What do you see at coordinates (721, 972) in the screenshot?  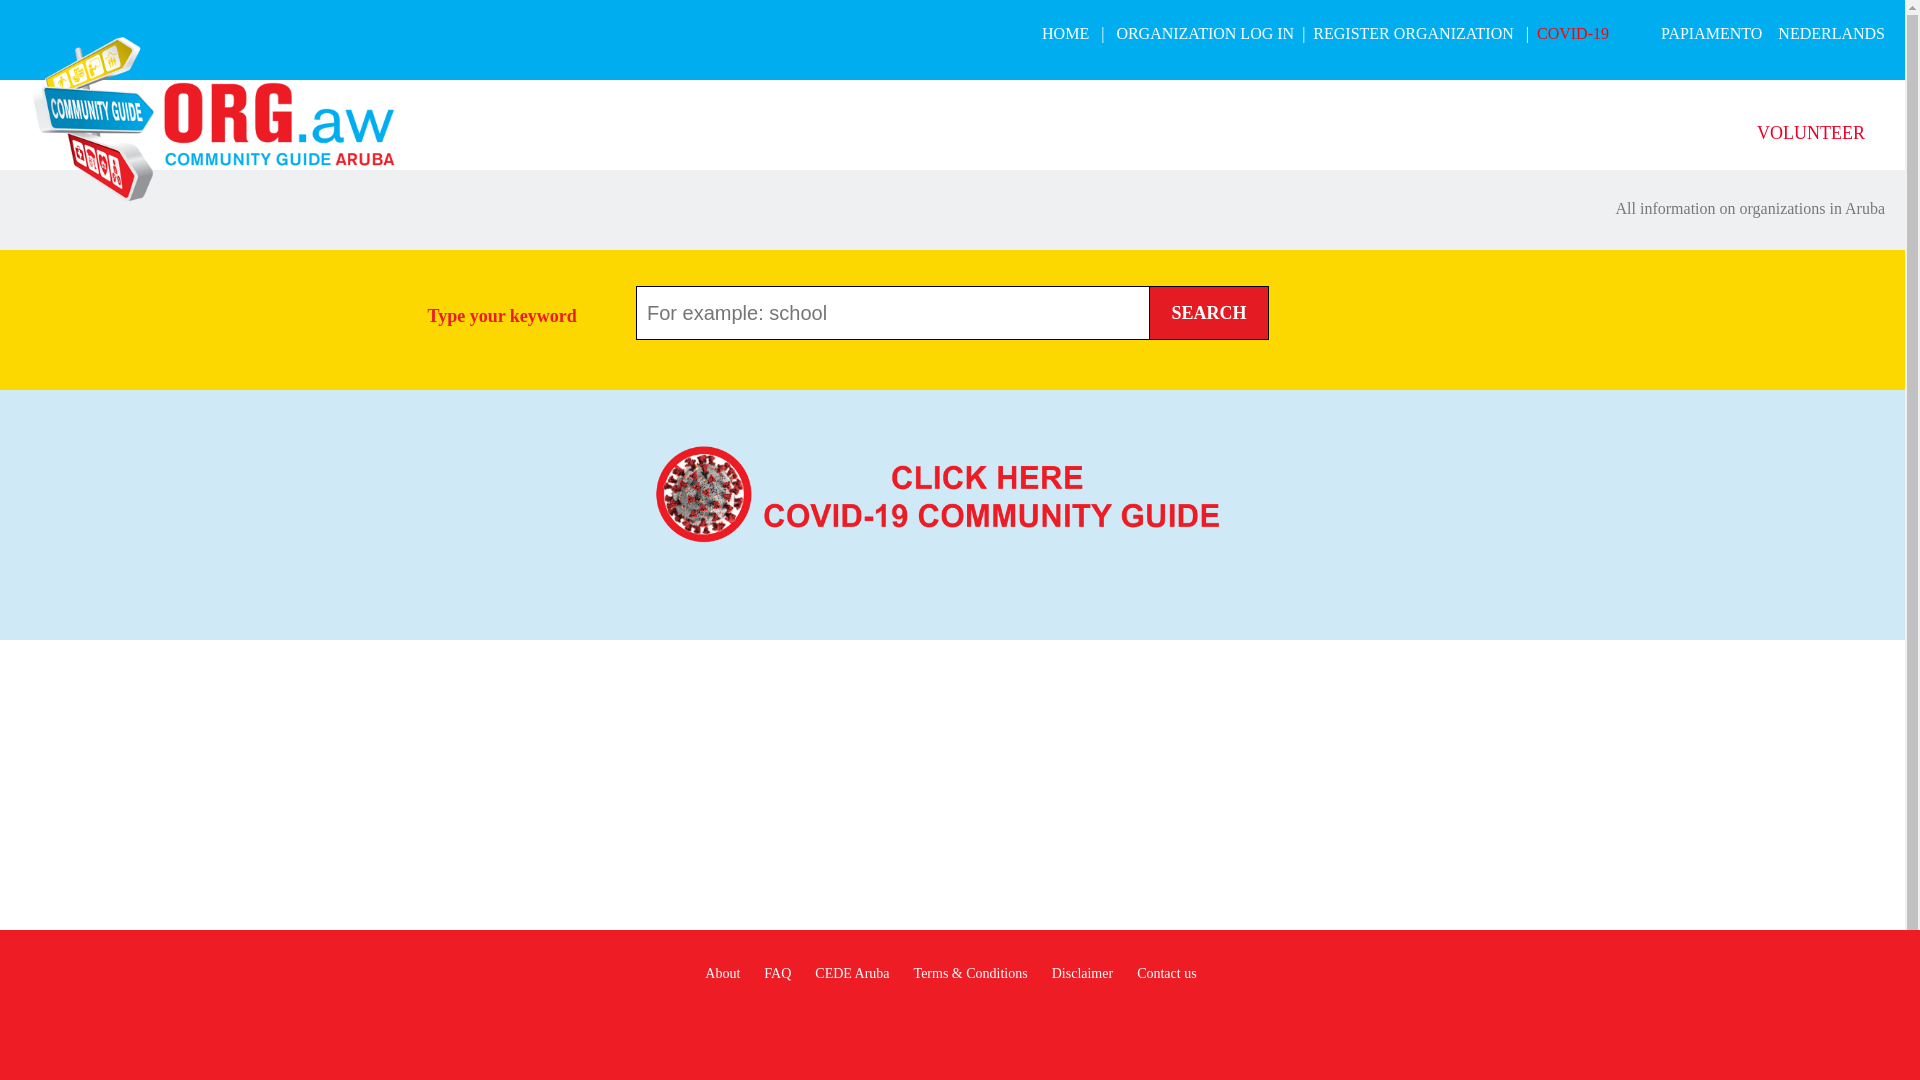 I see `'About'` at bounding box center [721, 972].